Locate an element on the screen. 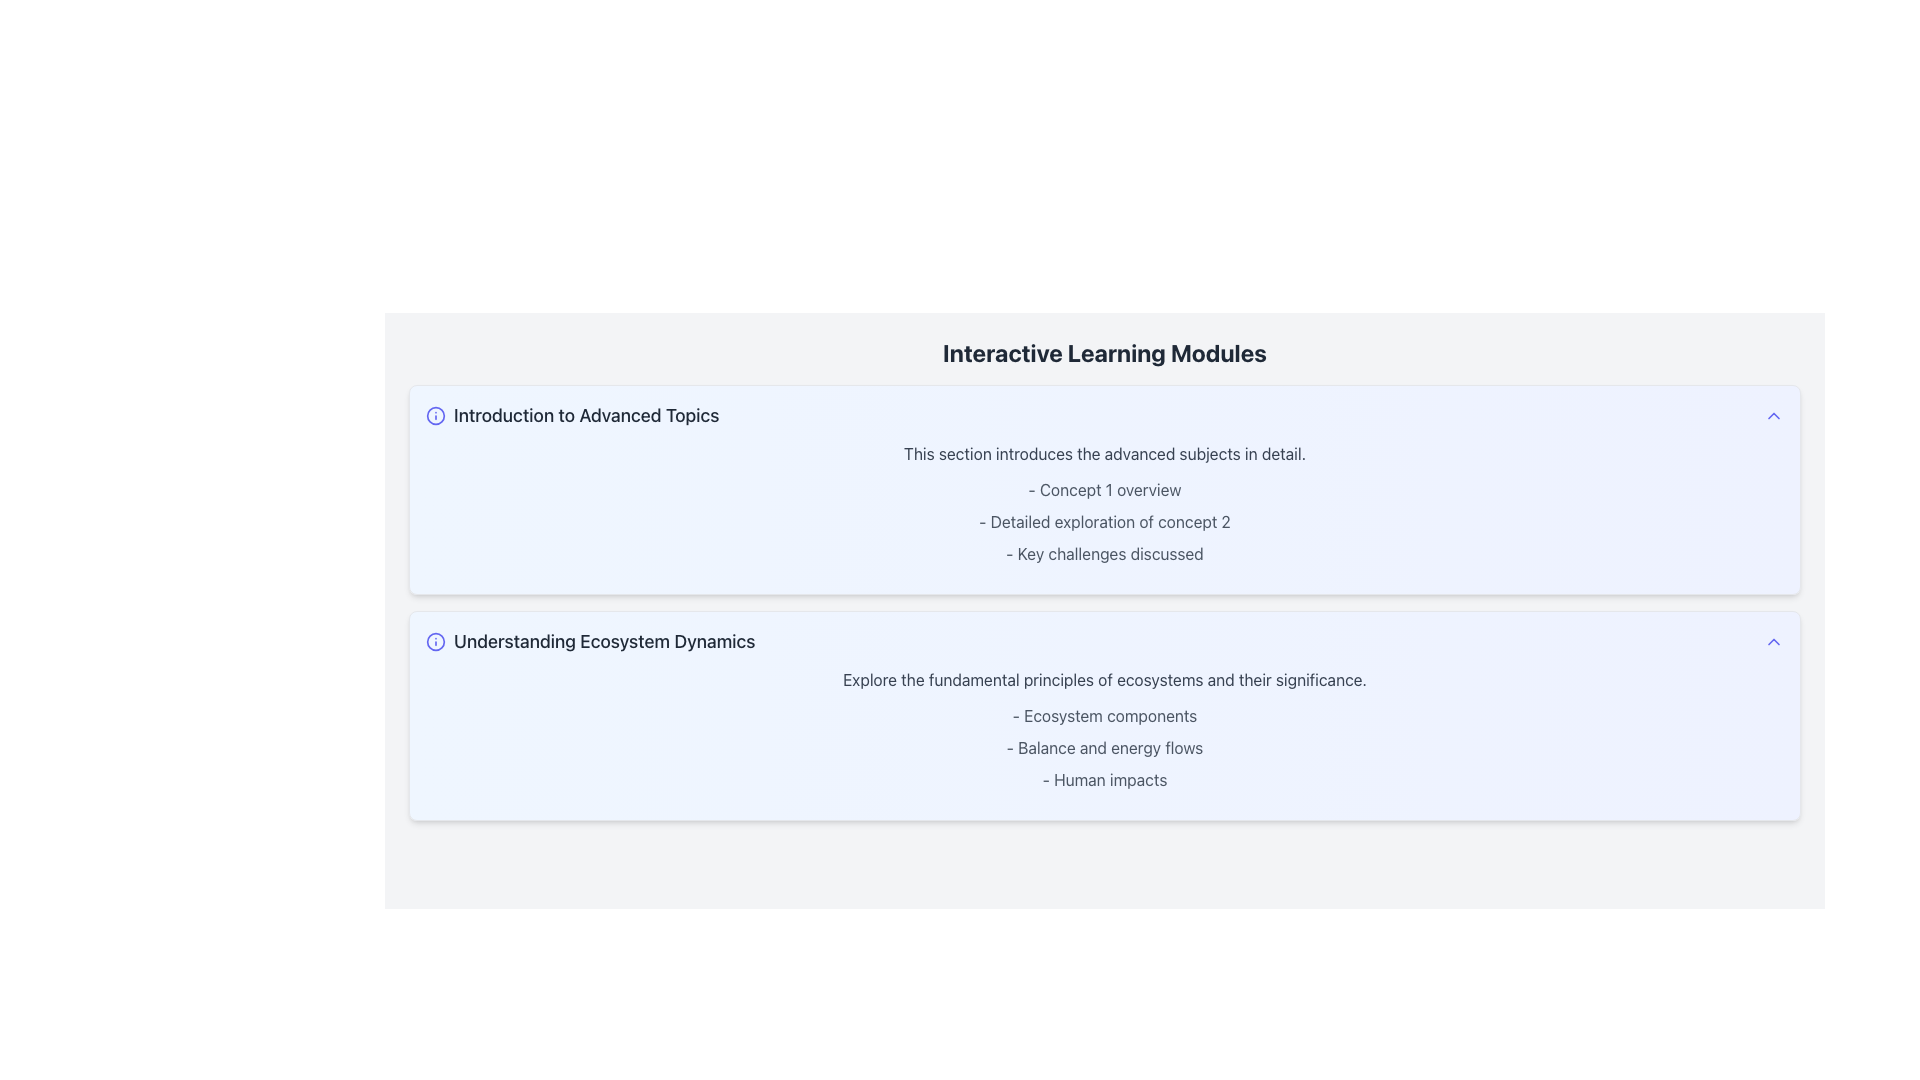  the text content of the vertical list displaying topics such as 'Concept 1 overview', 'Detailed exploration of concept 2', and 'Key challenges discussed', which is styled in gray font against a light blue background is located at coordinates (1103, 520).